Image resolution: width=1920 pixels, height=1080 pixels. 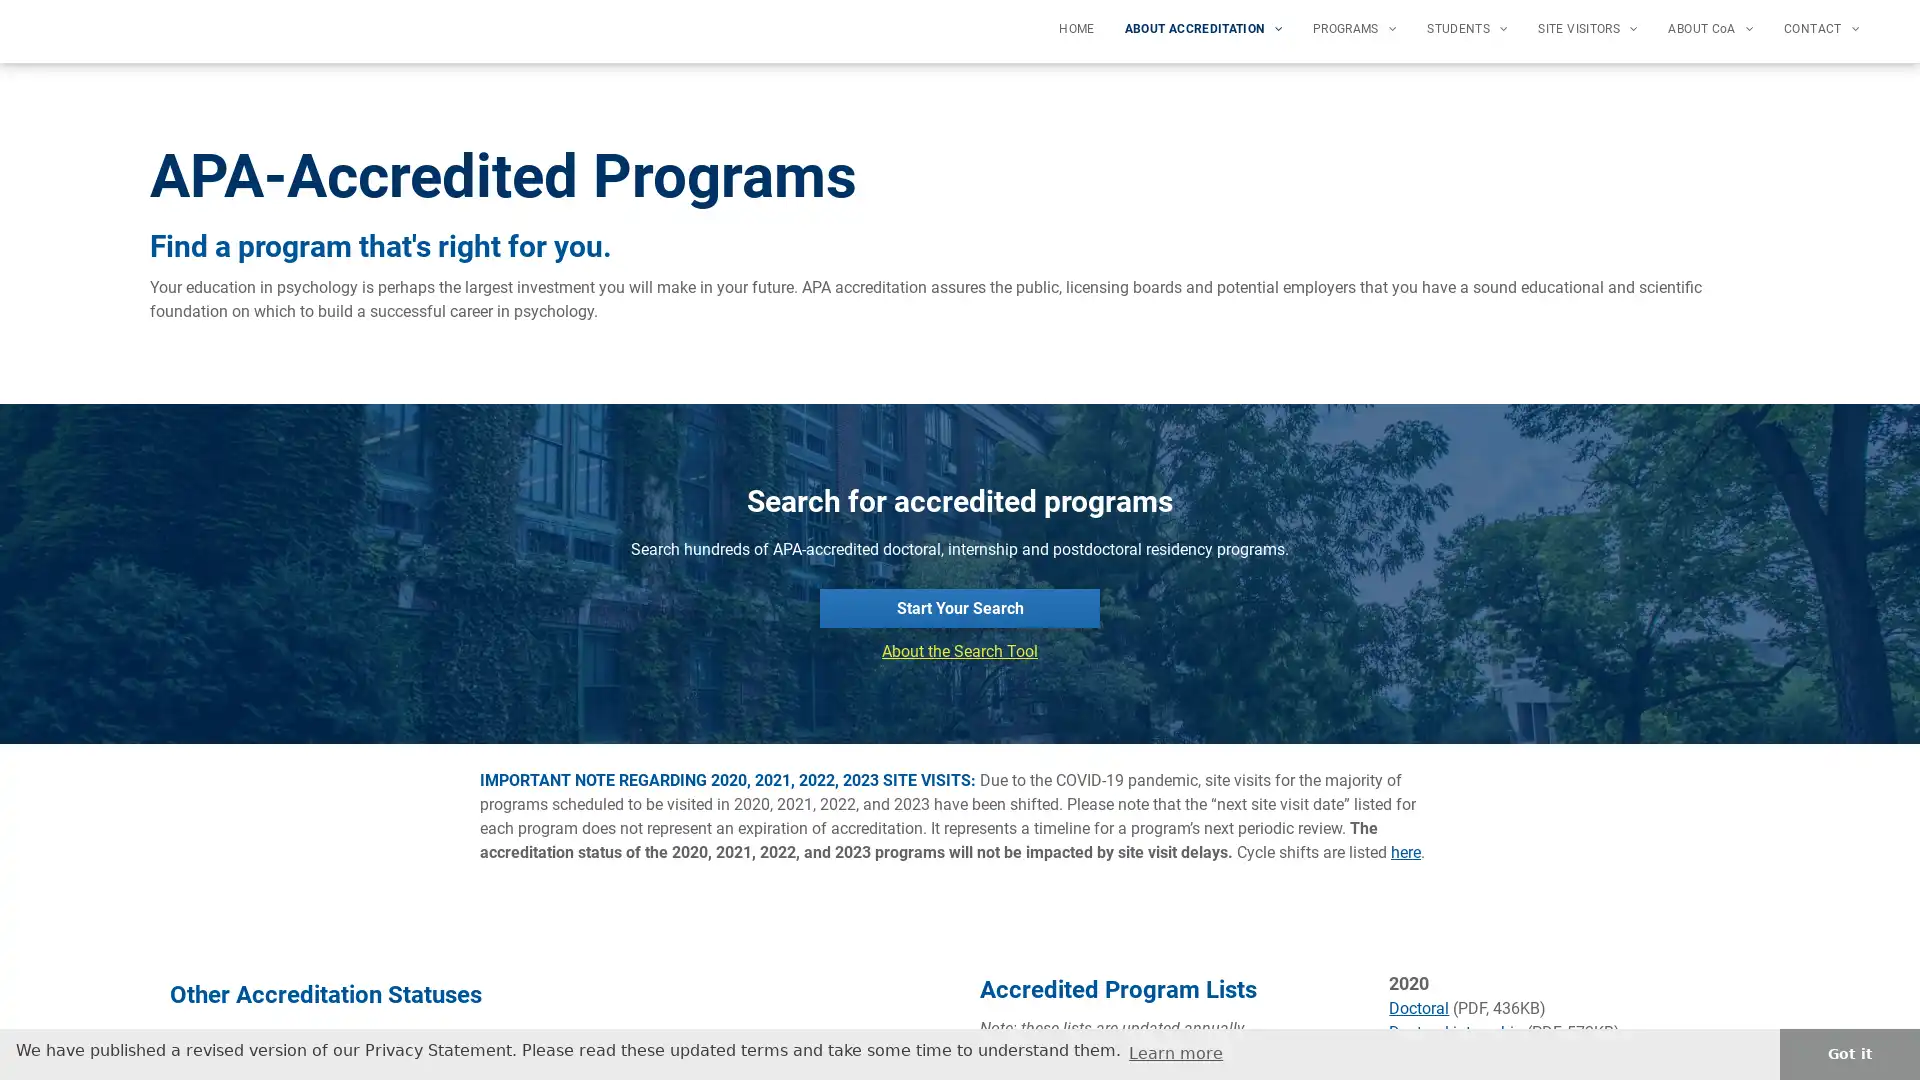 What do you see at coordinates (1176, 1052) in the screenshot?
I see `learn more about cookies` at bounding box center [1176, 1052].